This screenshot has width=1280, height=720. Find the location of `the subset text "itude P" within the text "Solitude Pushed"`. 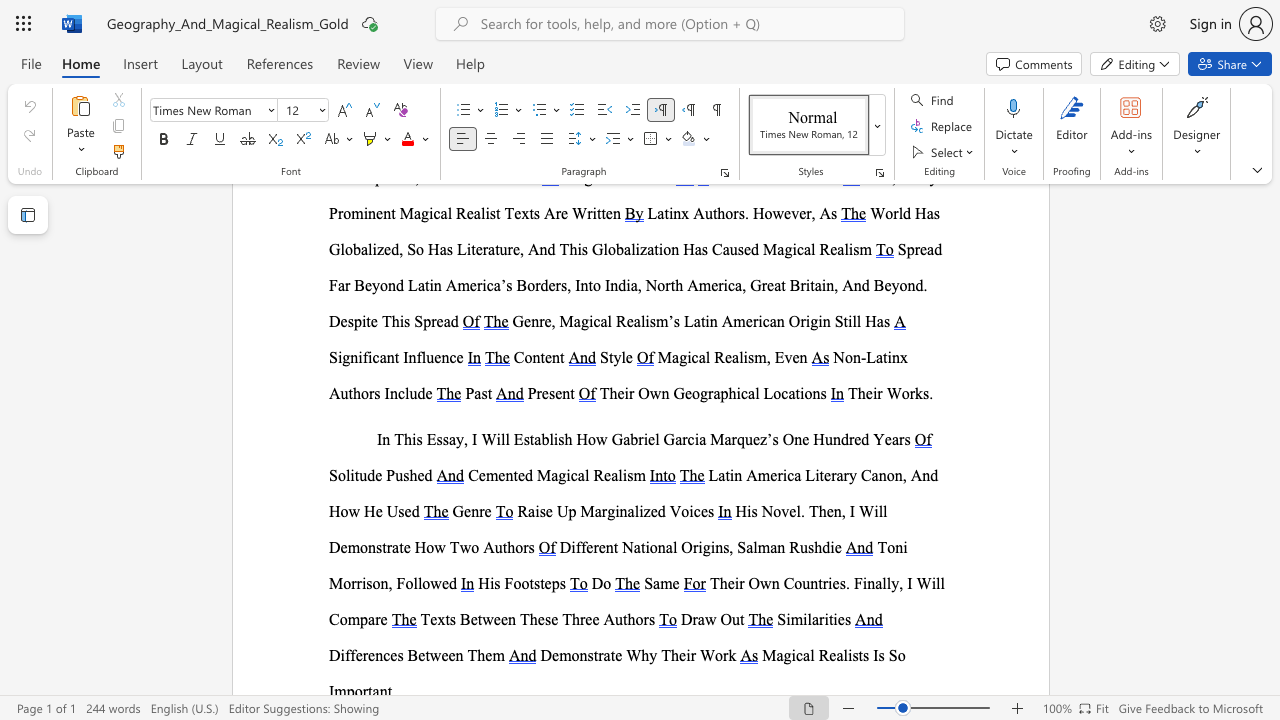

the subset text "itude P" within the text "Solitude Pushed" is located at coordinates (350, 475).